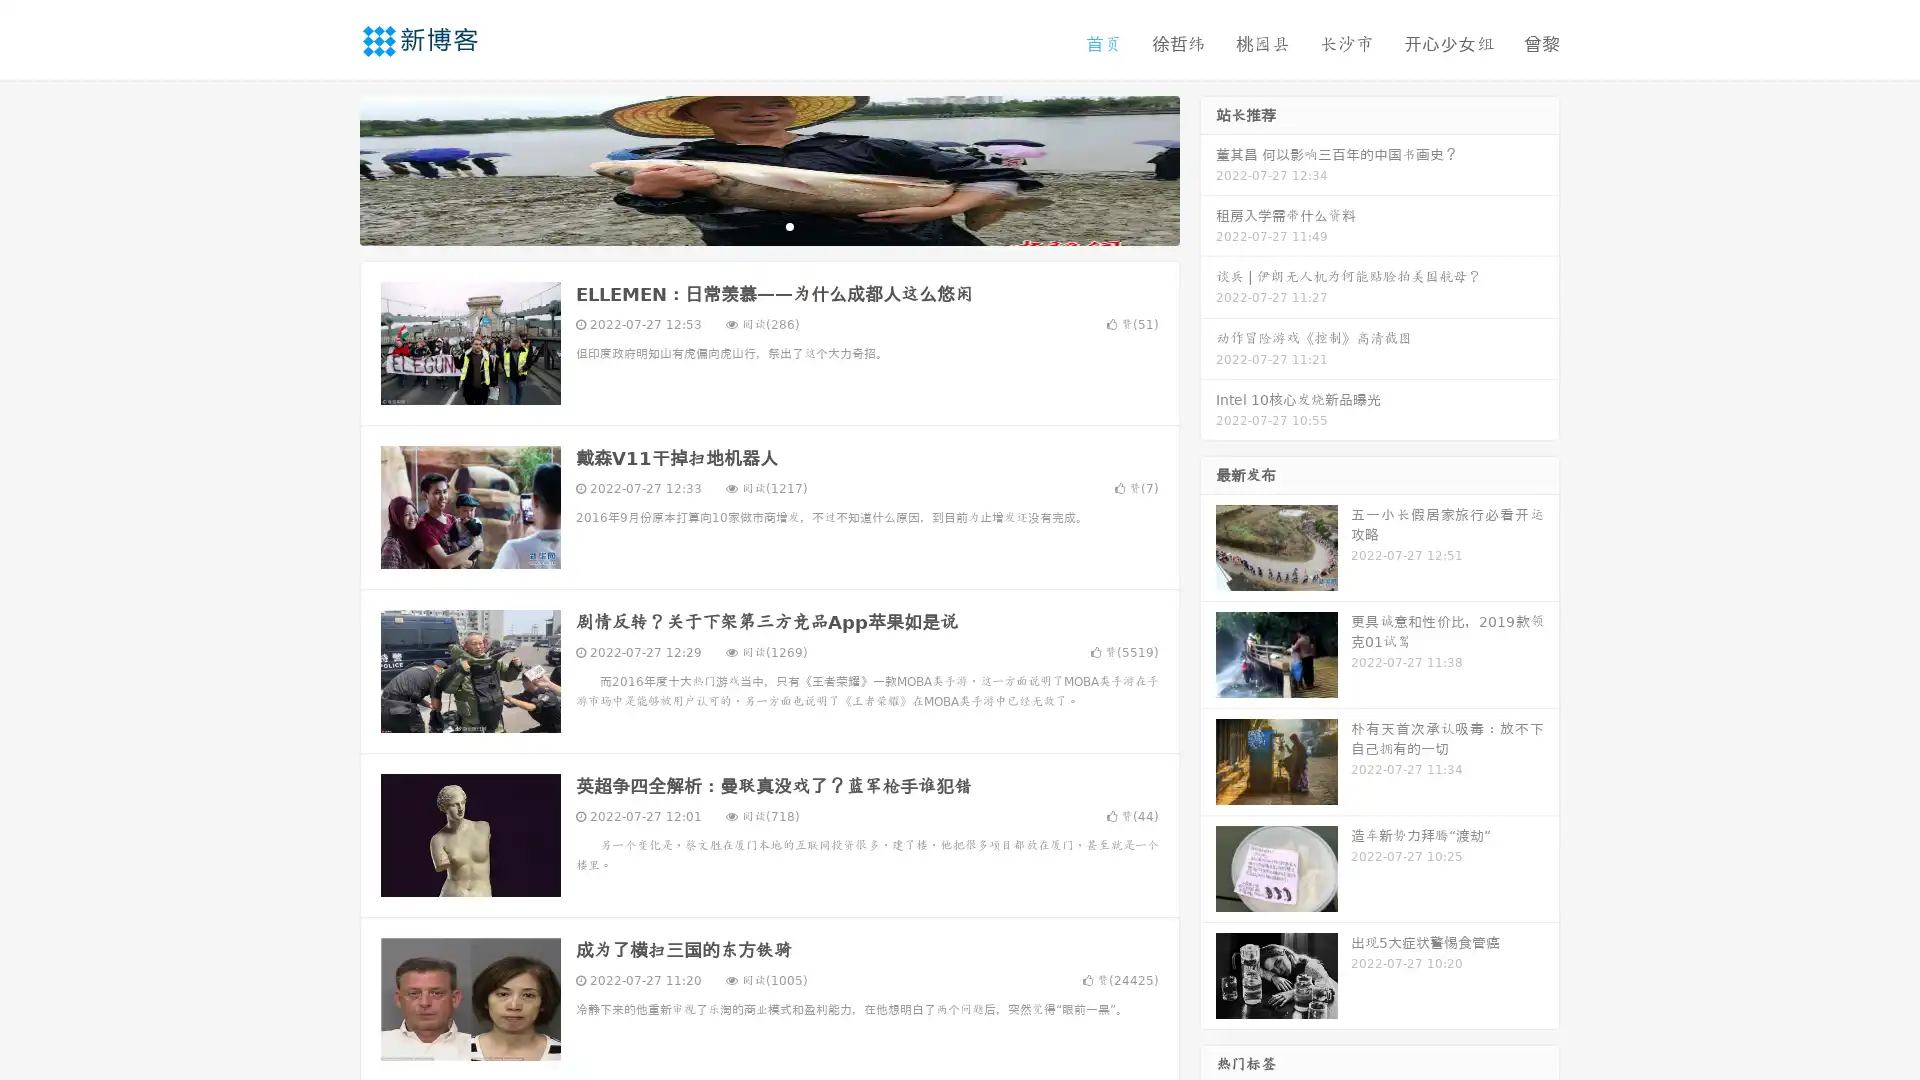 The image size is (1920, 1080). What do you see at coordinates (748, 225) in the screenshot?
I see `Go to slide 1` at bounding box center [748, 225].